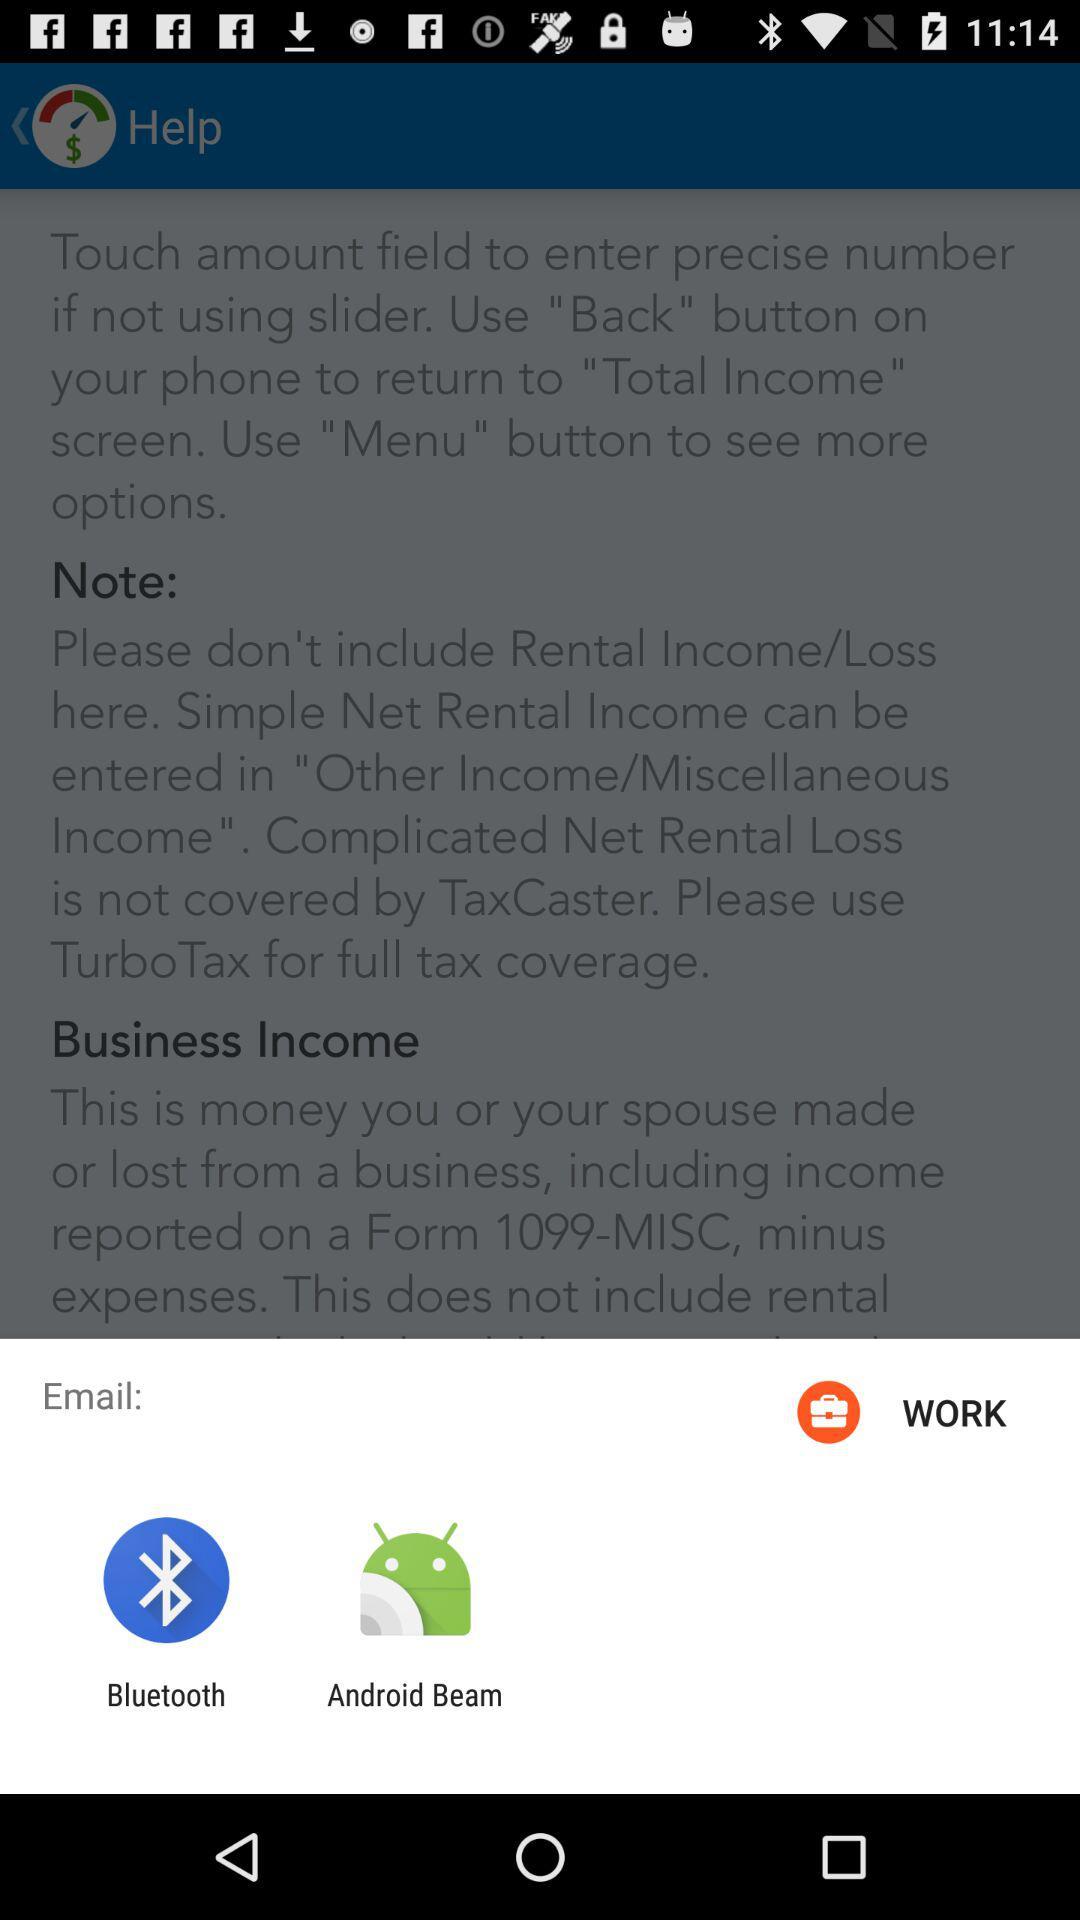 This screenshot has height=1920, width=1080. I want to click on item to the right of the bluetooth item, so click(414, 1711).